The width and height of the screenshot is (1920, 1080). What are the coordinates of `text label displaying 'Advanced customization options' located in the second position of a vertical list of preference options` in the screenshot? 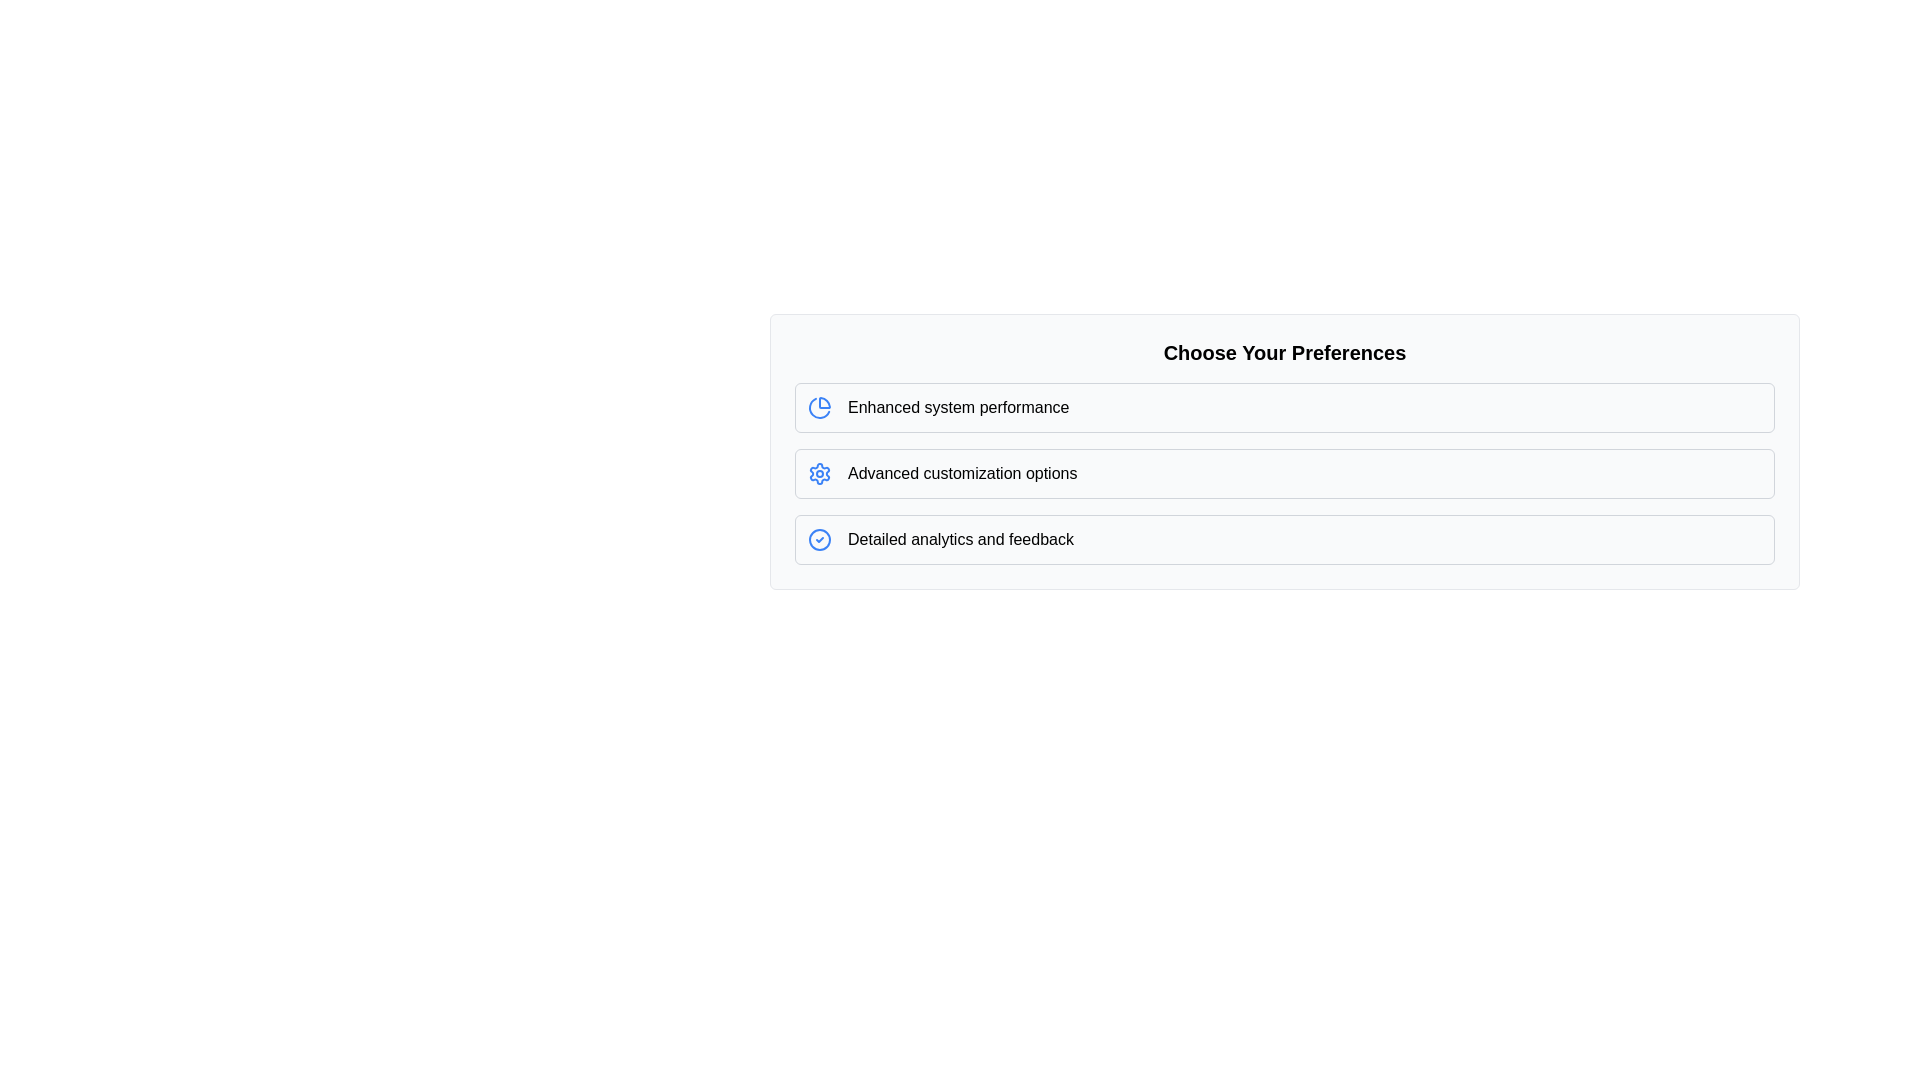 It's located at (962, 474).